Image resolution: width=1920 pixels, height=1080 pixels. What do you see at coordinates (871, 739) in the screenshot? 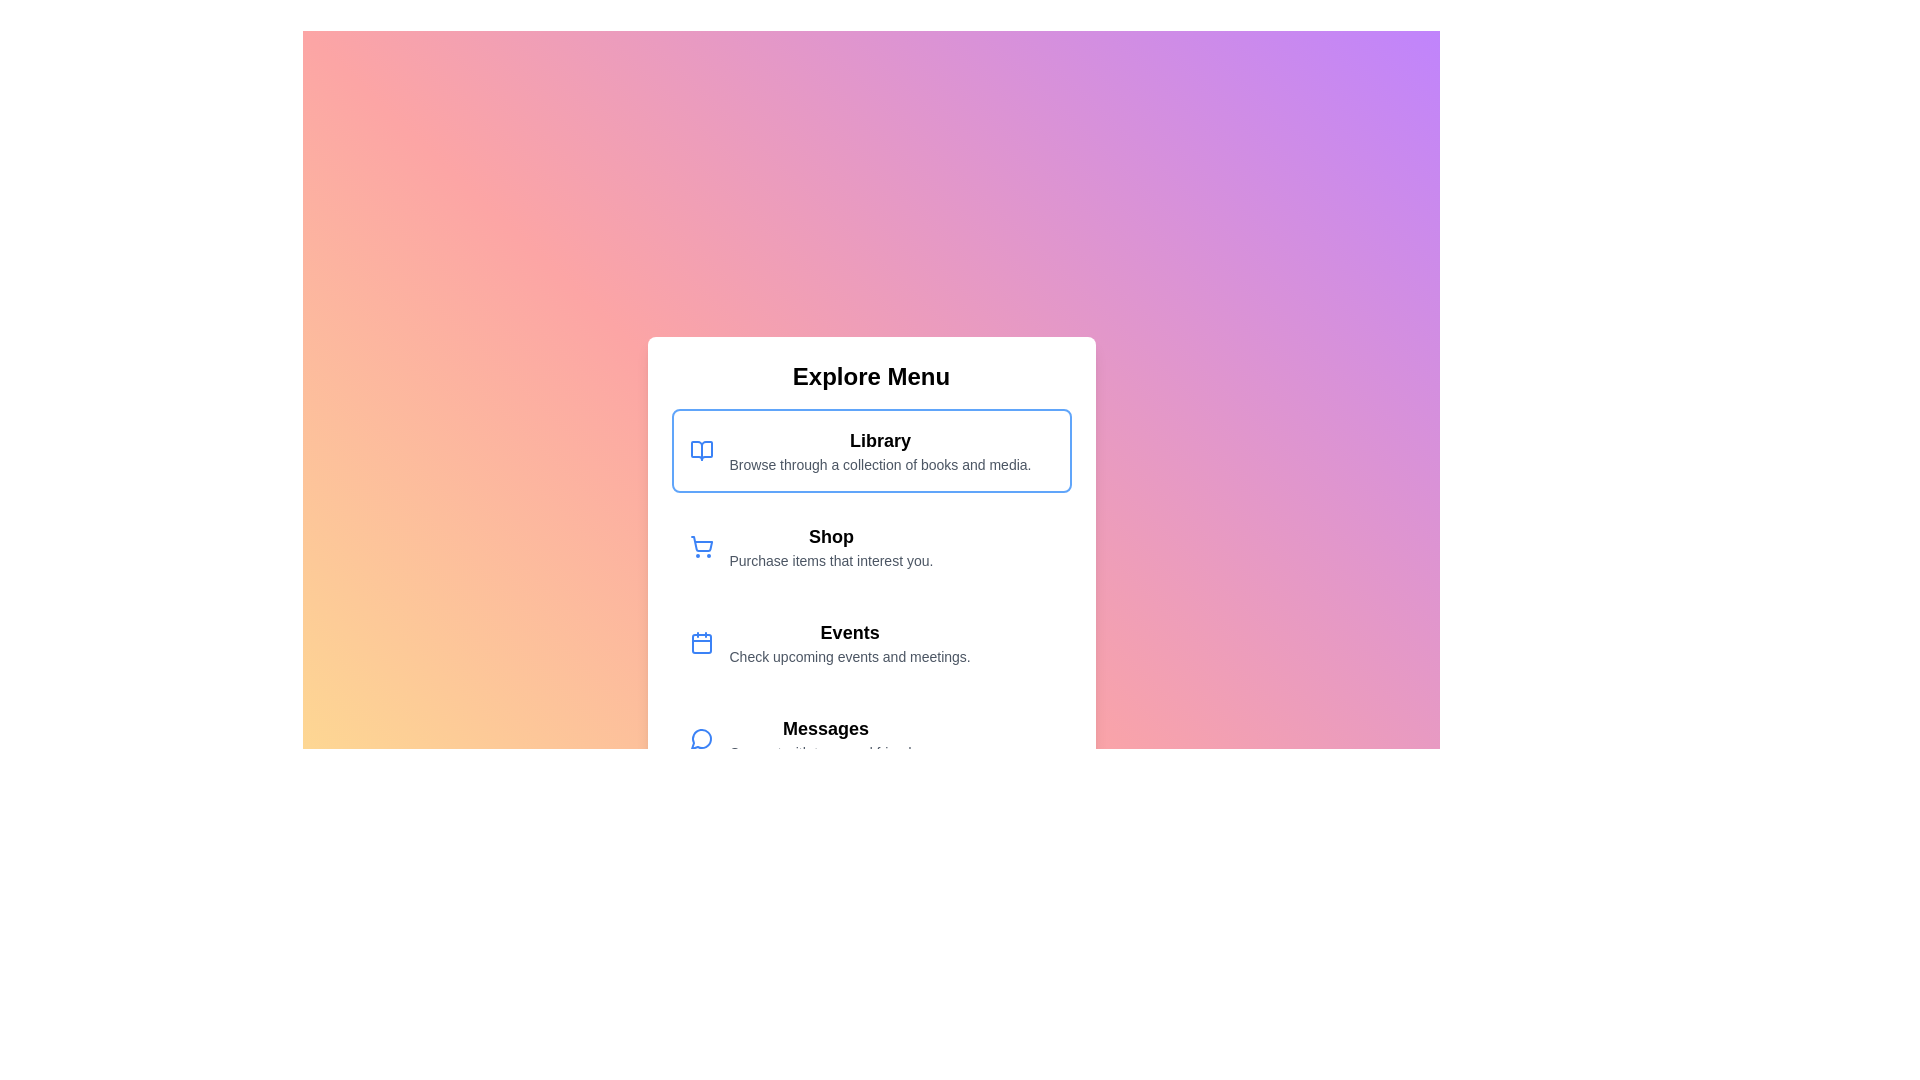
I see `the menu option Messages to observe its hover effect` at bounding box center [871, 739].